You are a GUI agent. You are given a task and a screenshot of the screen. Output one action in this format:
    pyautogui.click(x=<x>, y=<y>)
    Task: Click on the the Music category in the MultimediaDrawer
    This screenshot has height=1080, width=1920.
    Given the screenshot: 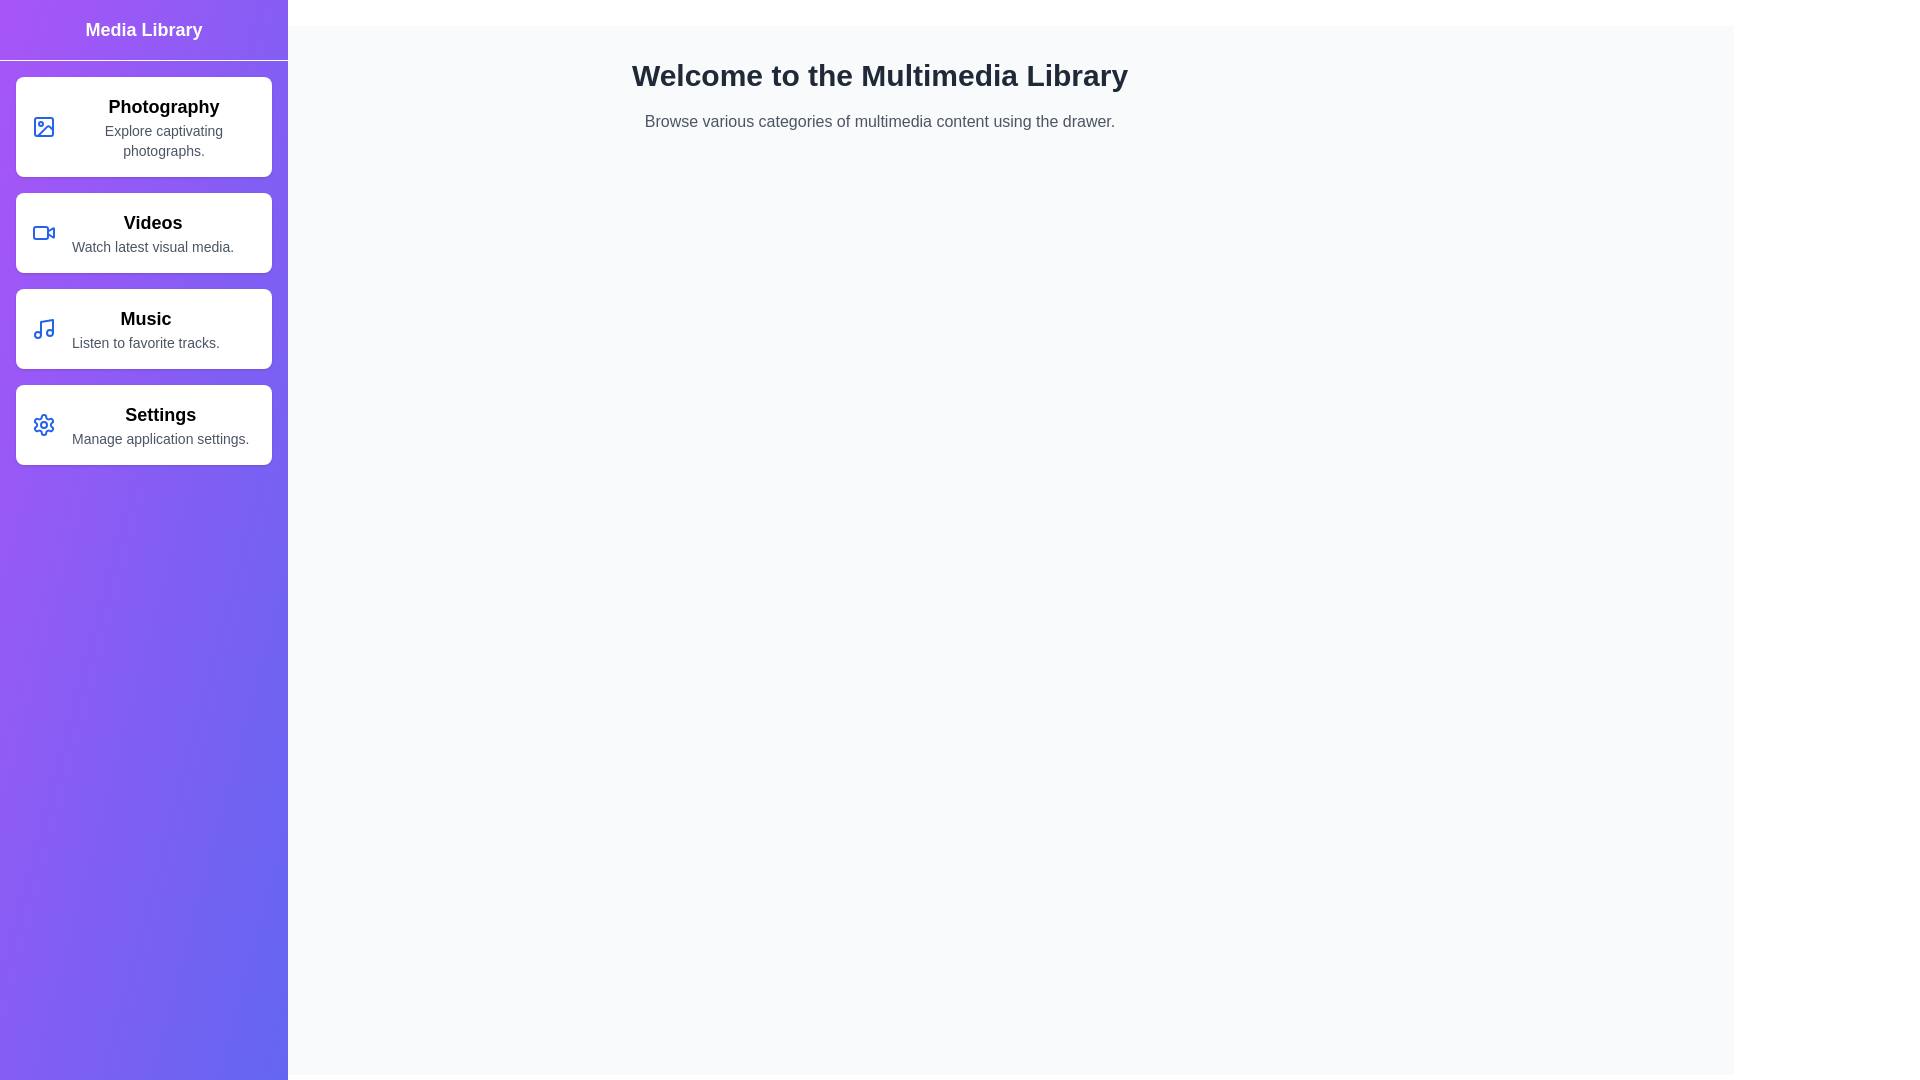 What is the action you would take?
    pyautogui.click(x=143, y=327)
    